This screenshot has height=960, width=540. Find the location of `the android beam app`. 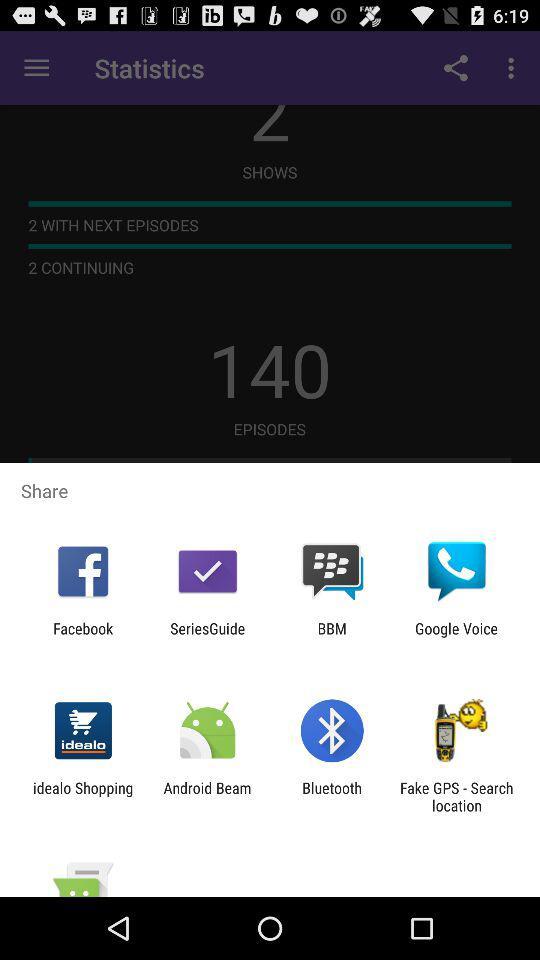

the android beam app is located at coordinates (206, 796).